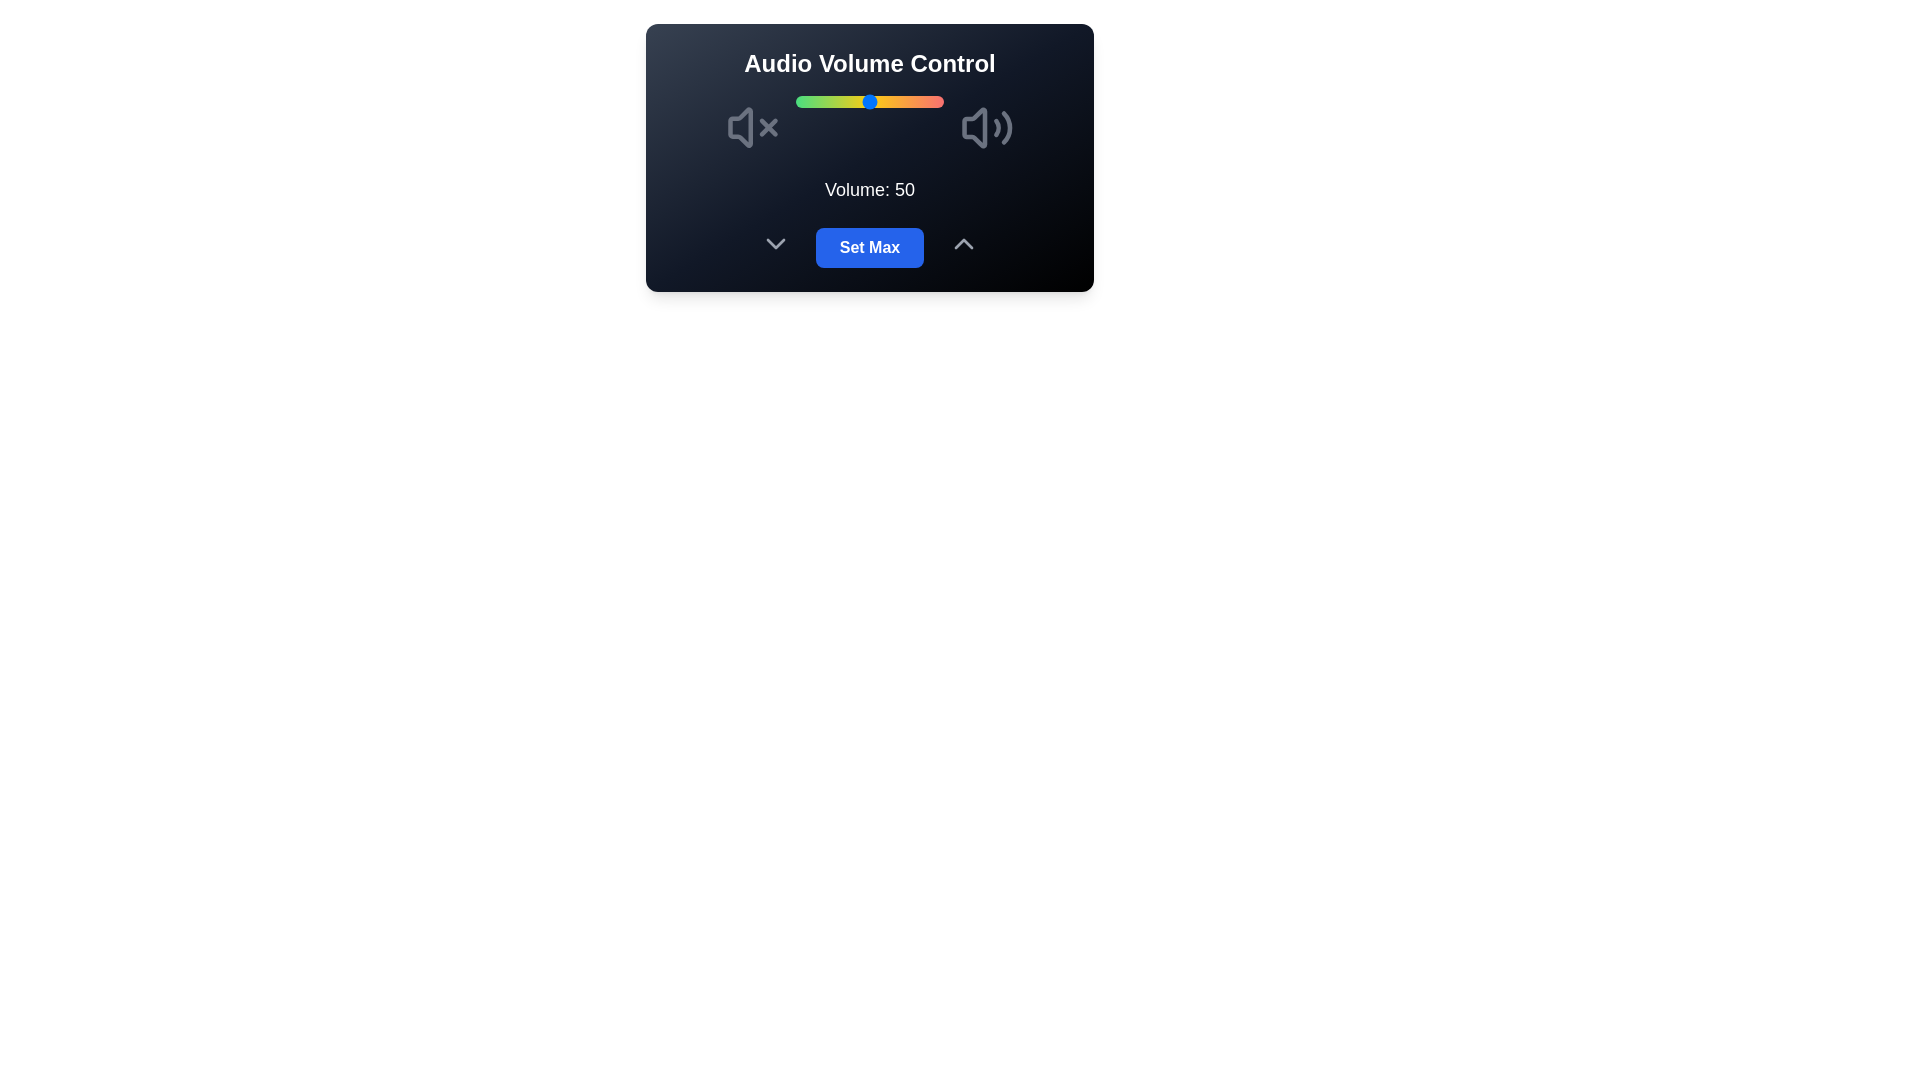 This screenshot has width=1920, height=1080. What do you see at coordinates (869, 246) in the screenshot?
I see `'Set Max' button to set the volume to the maximum` at bounding box center [869, 246].